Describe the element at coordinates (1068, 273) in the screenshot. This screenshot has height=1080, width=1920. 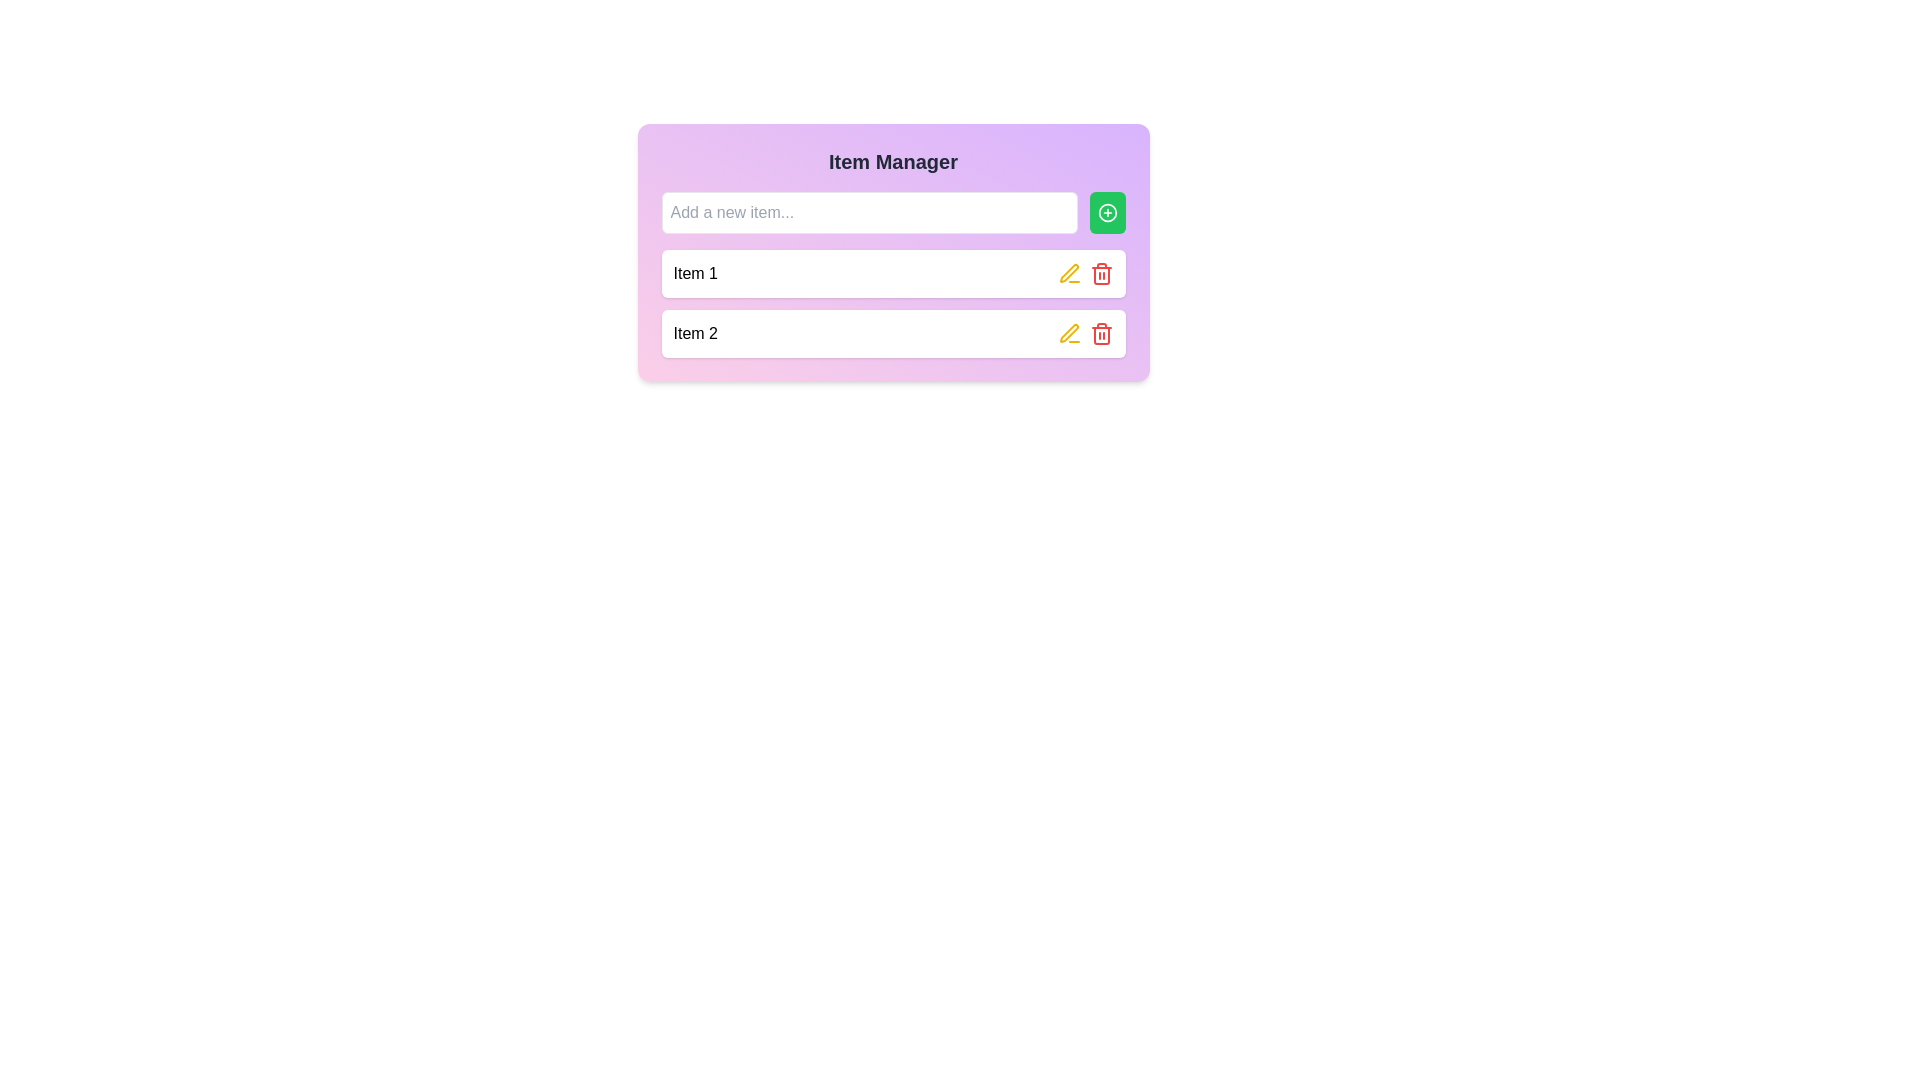
I see `the edit button icon located to the right of 'Item 2'` at that location.